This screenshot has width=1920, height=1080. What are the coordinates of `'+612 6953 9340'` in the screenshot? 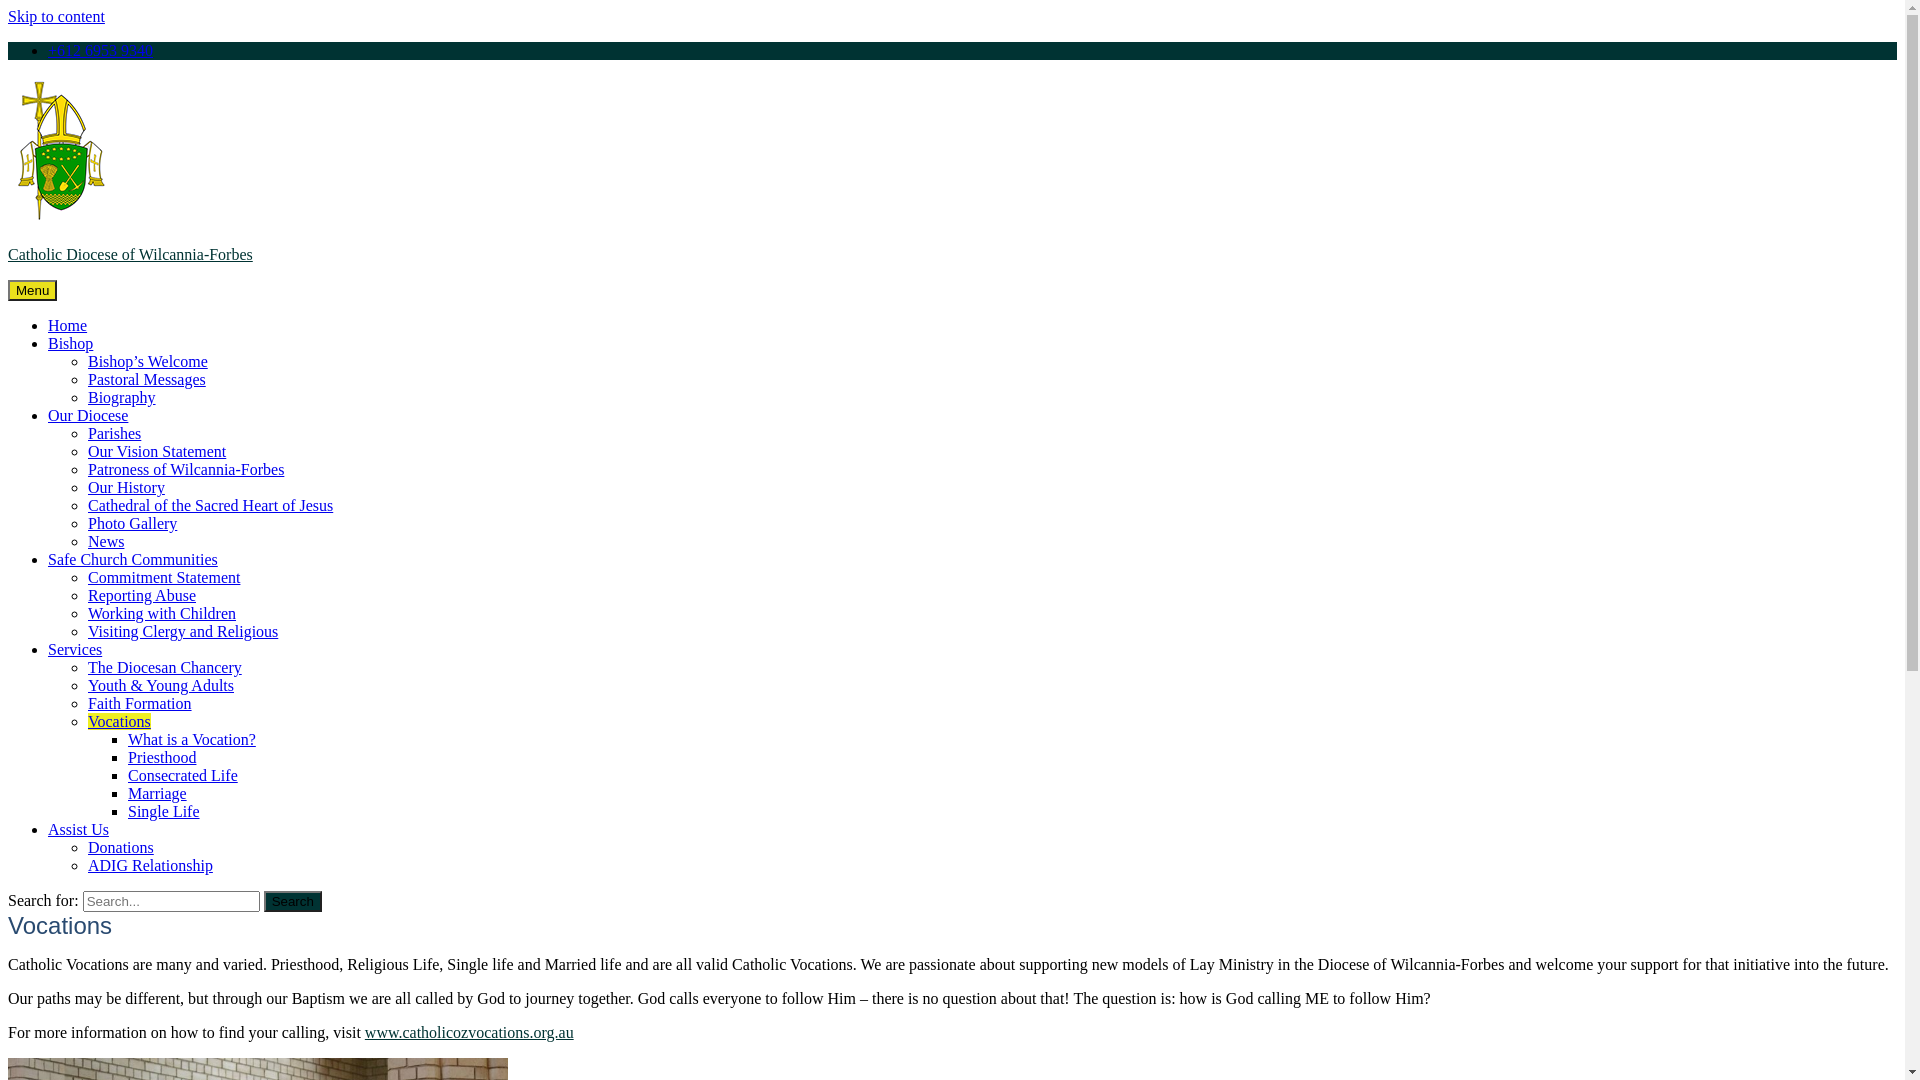 It's located at (99, 49).